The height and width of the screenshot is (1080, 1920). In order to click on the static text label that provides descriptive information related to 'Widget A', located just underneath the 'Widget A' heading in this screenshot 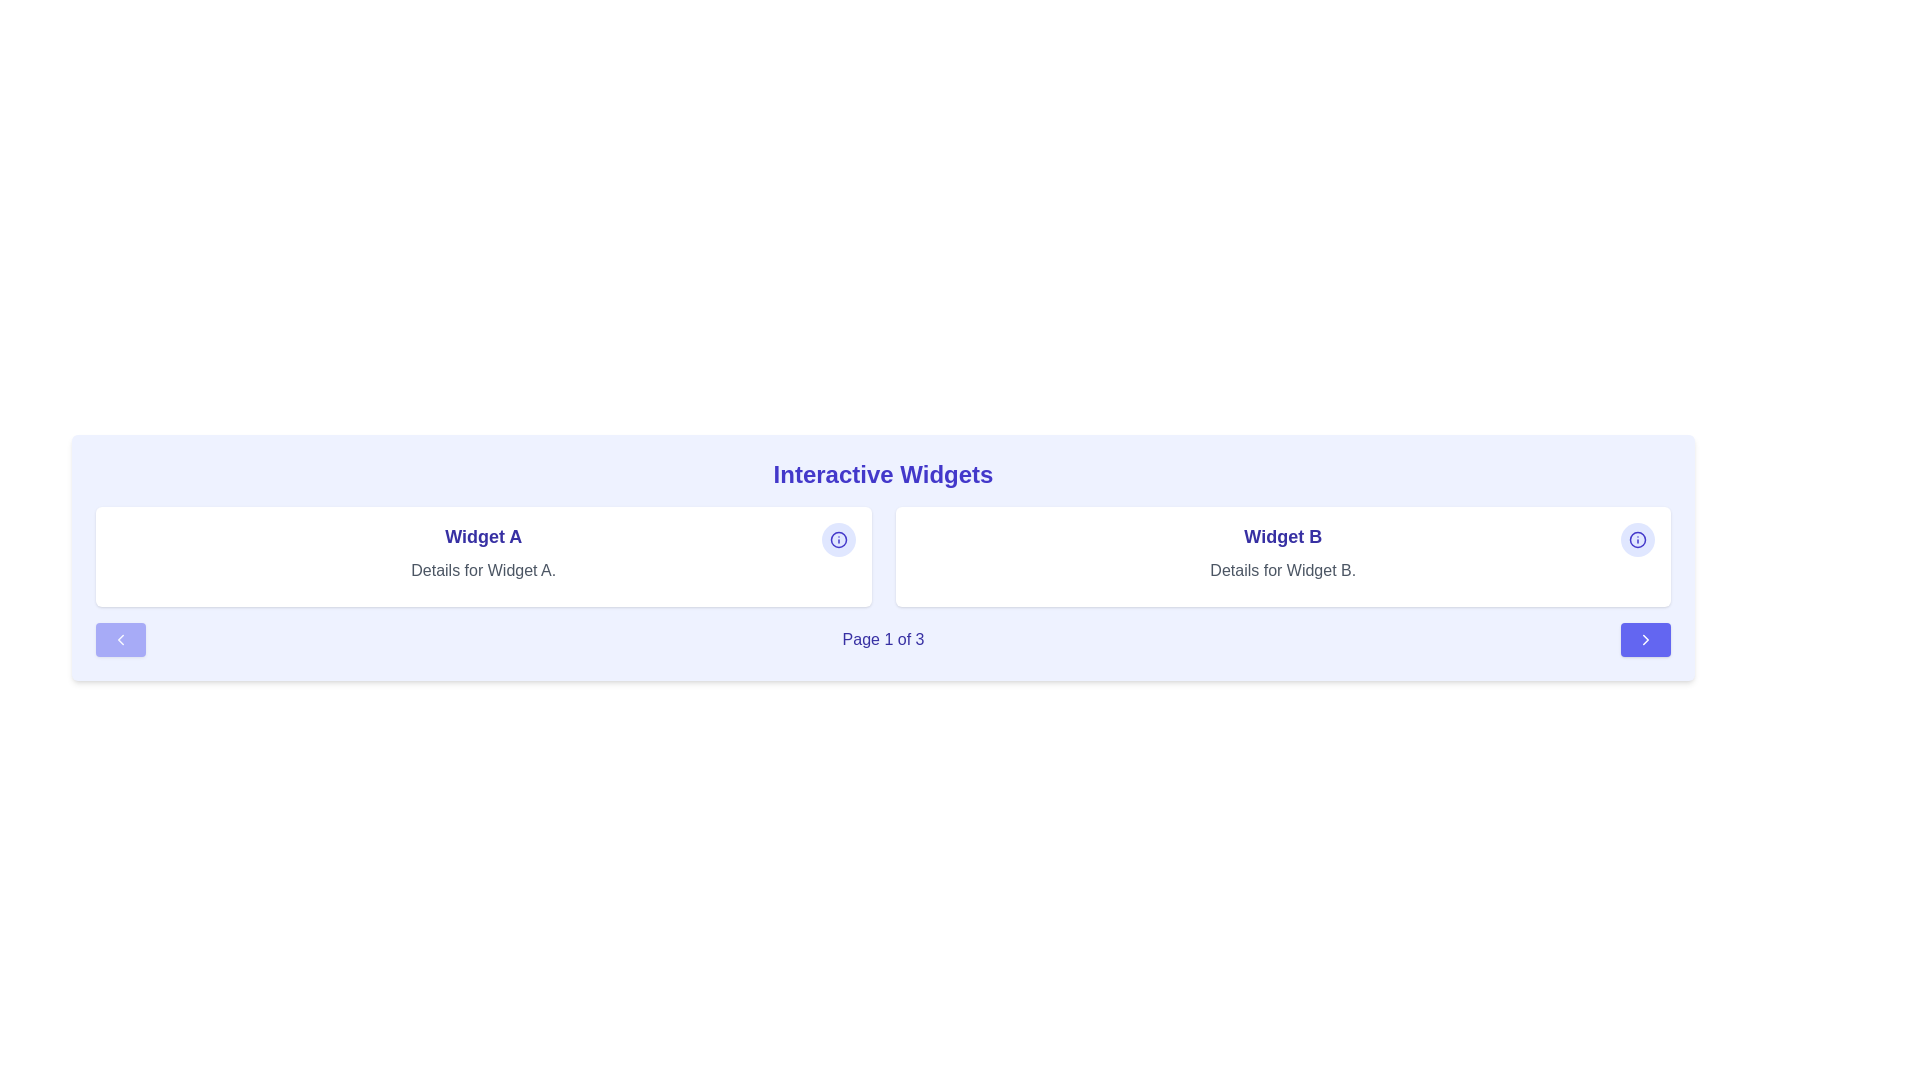, I will do `click(483, 570)`.